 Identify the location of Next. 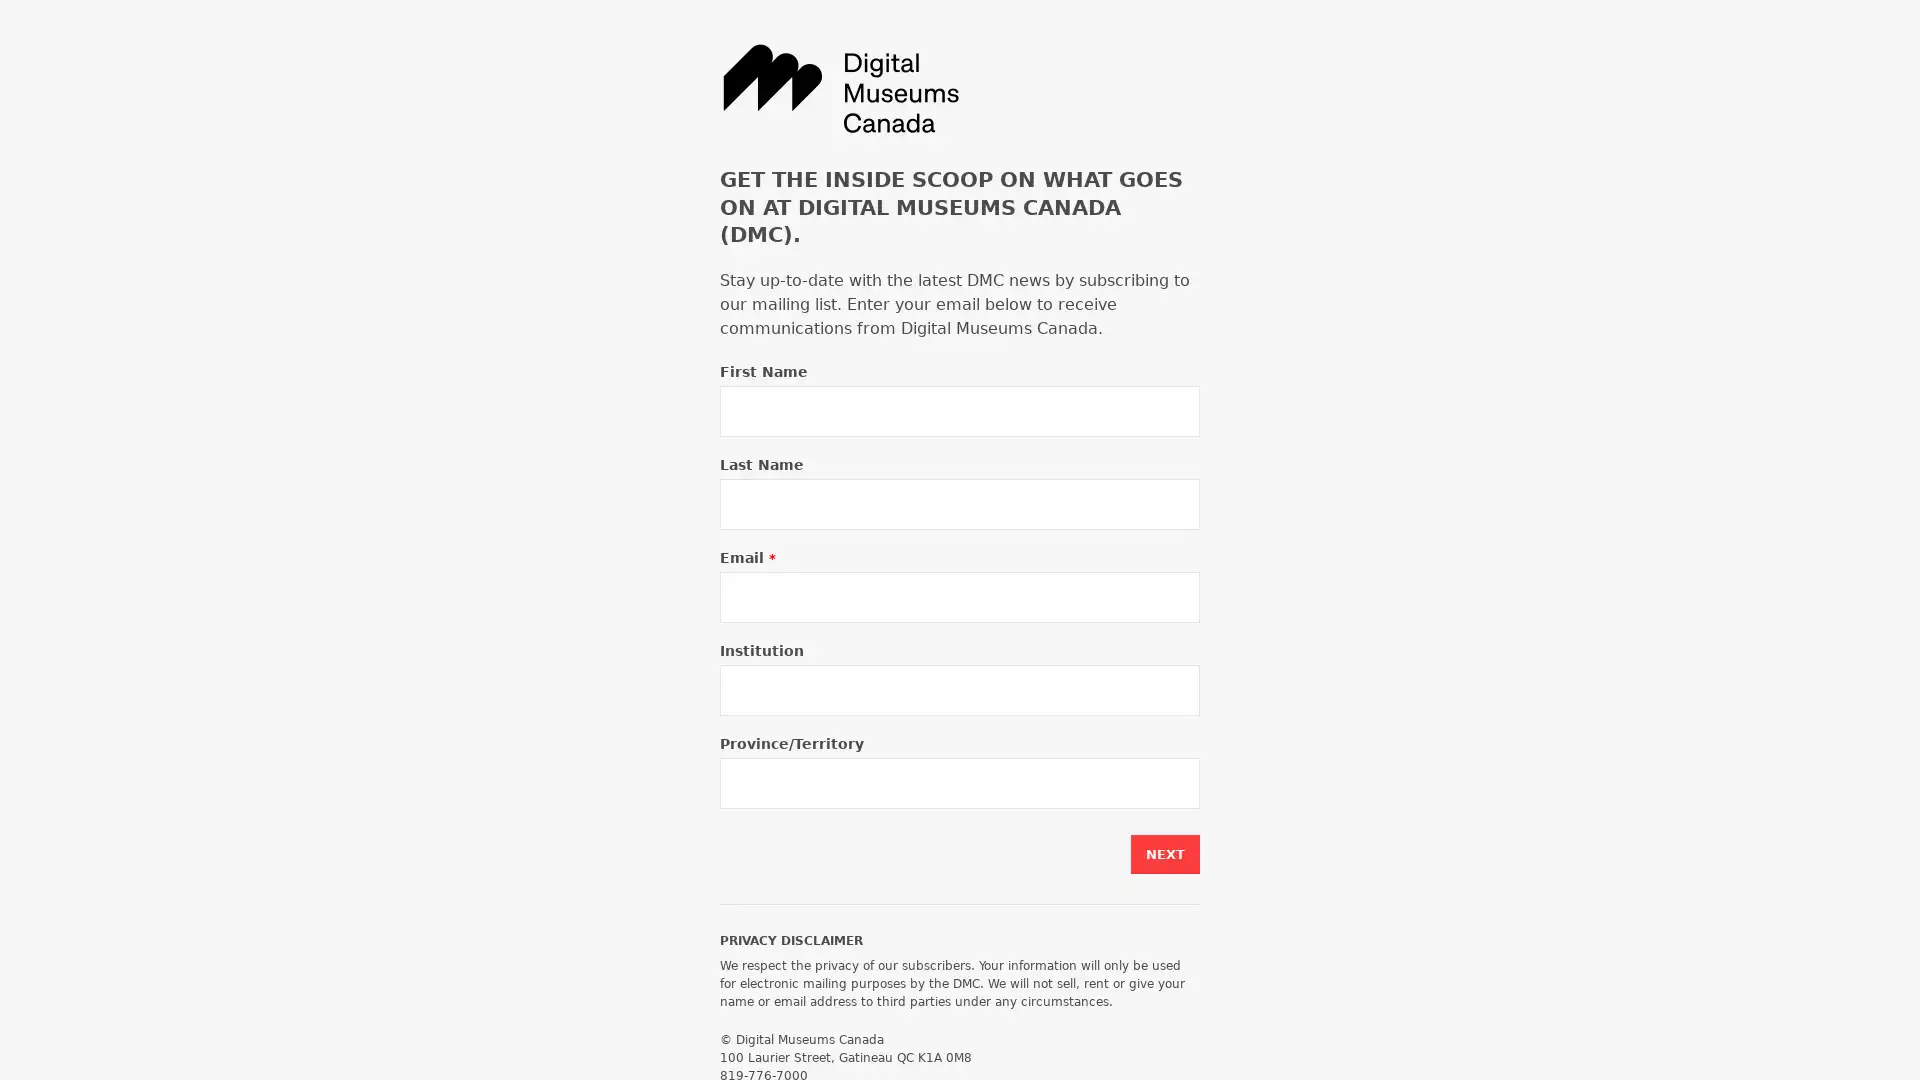
(1165, 854).